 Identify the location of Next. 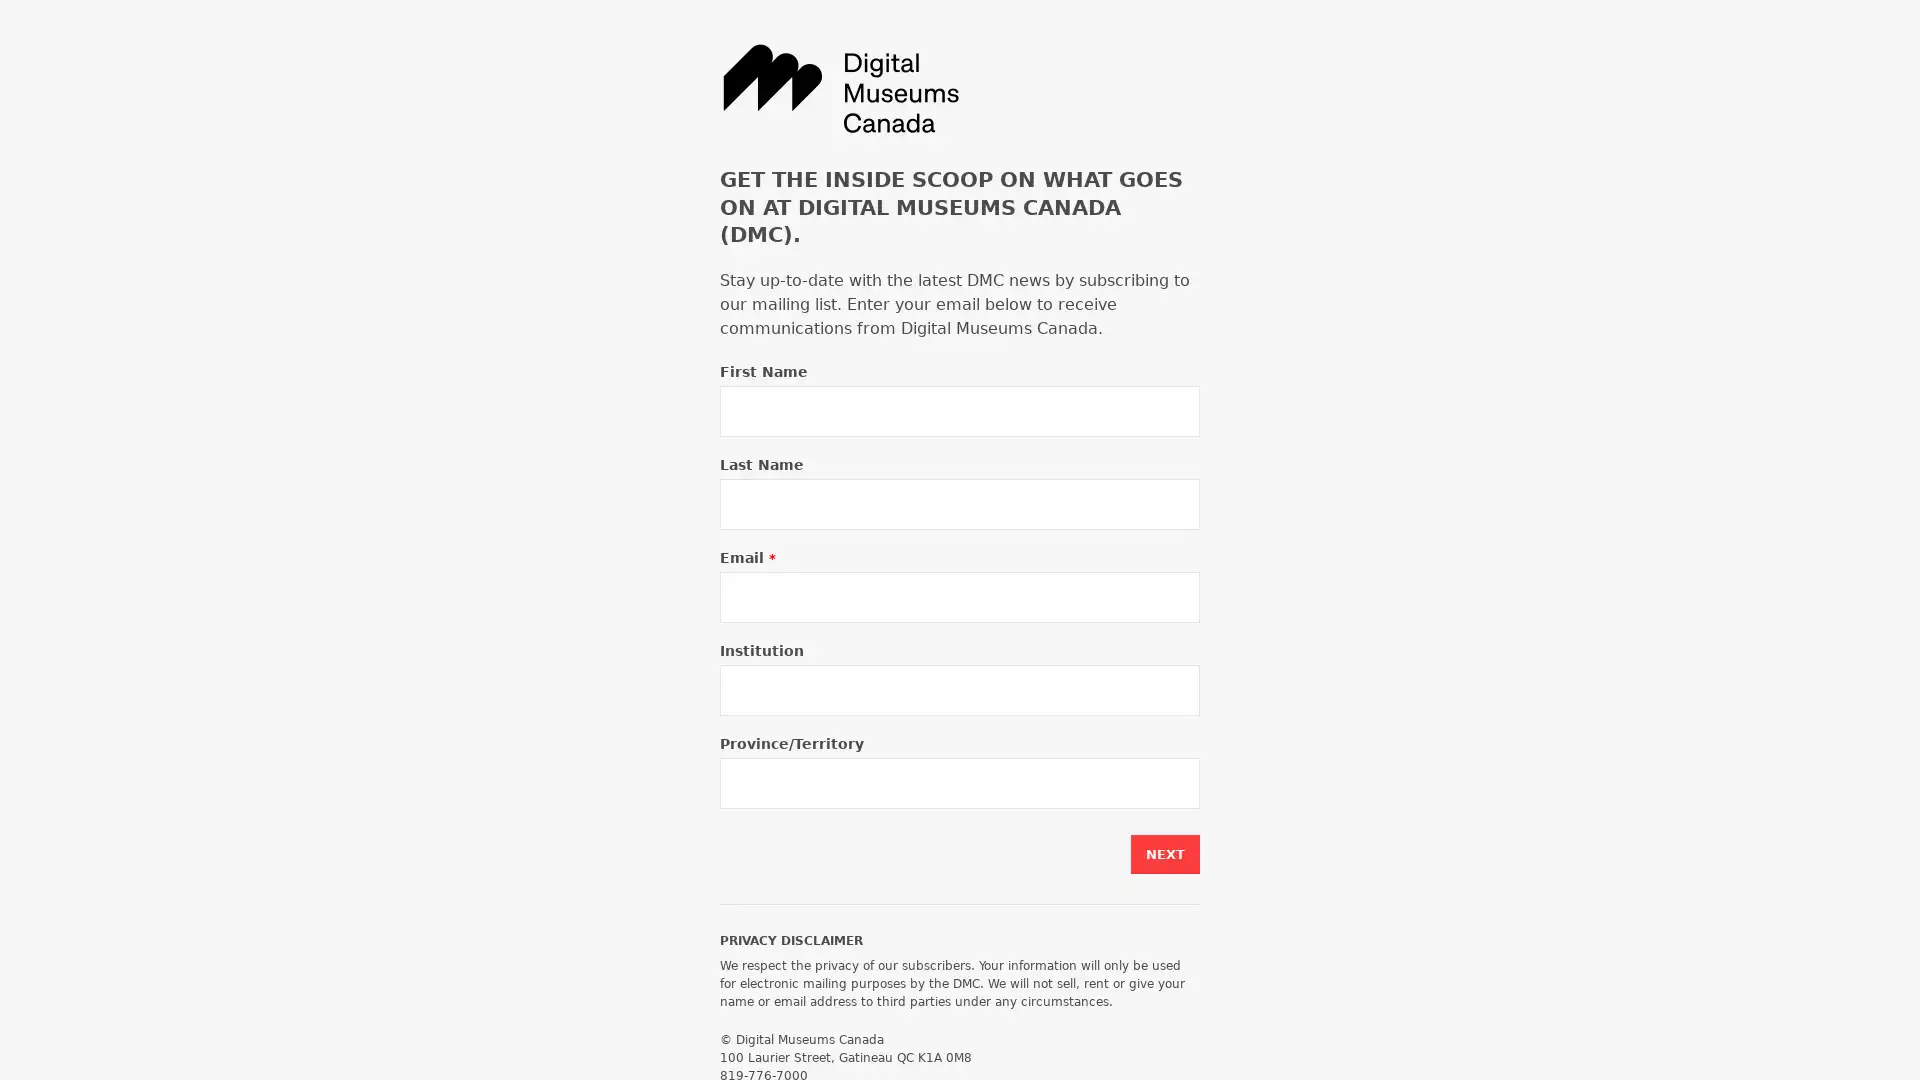
(1165, 854).